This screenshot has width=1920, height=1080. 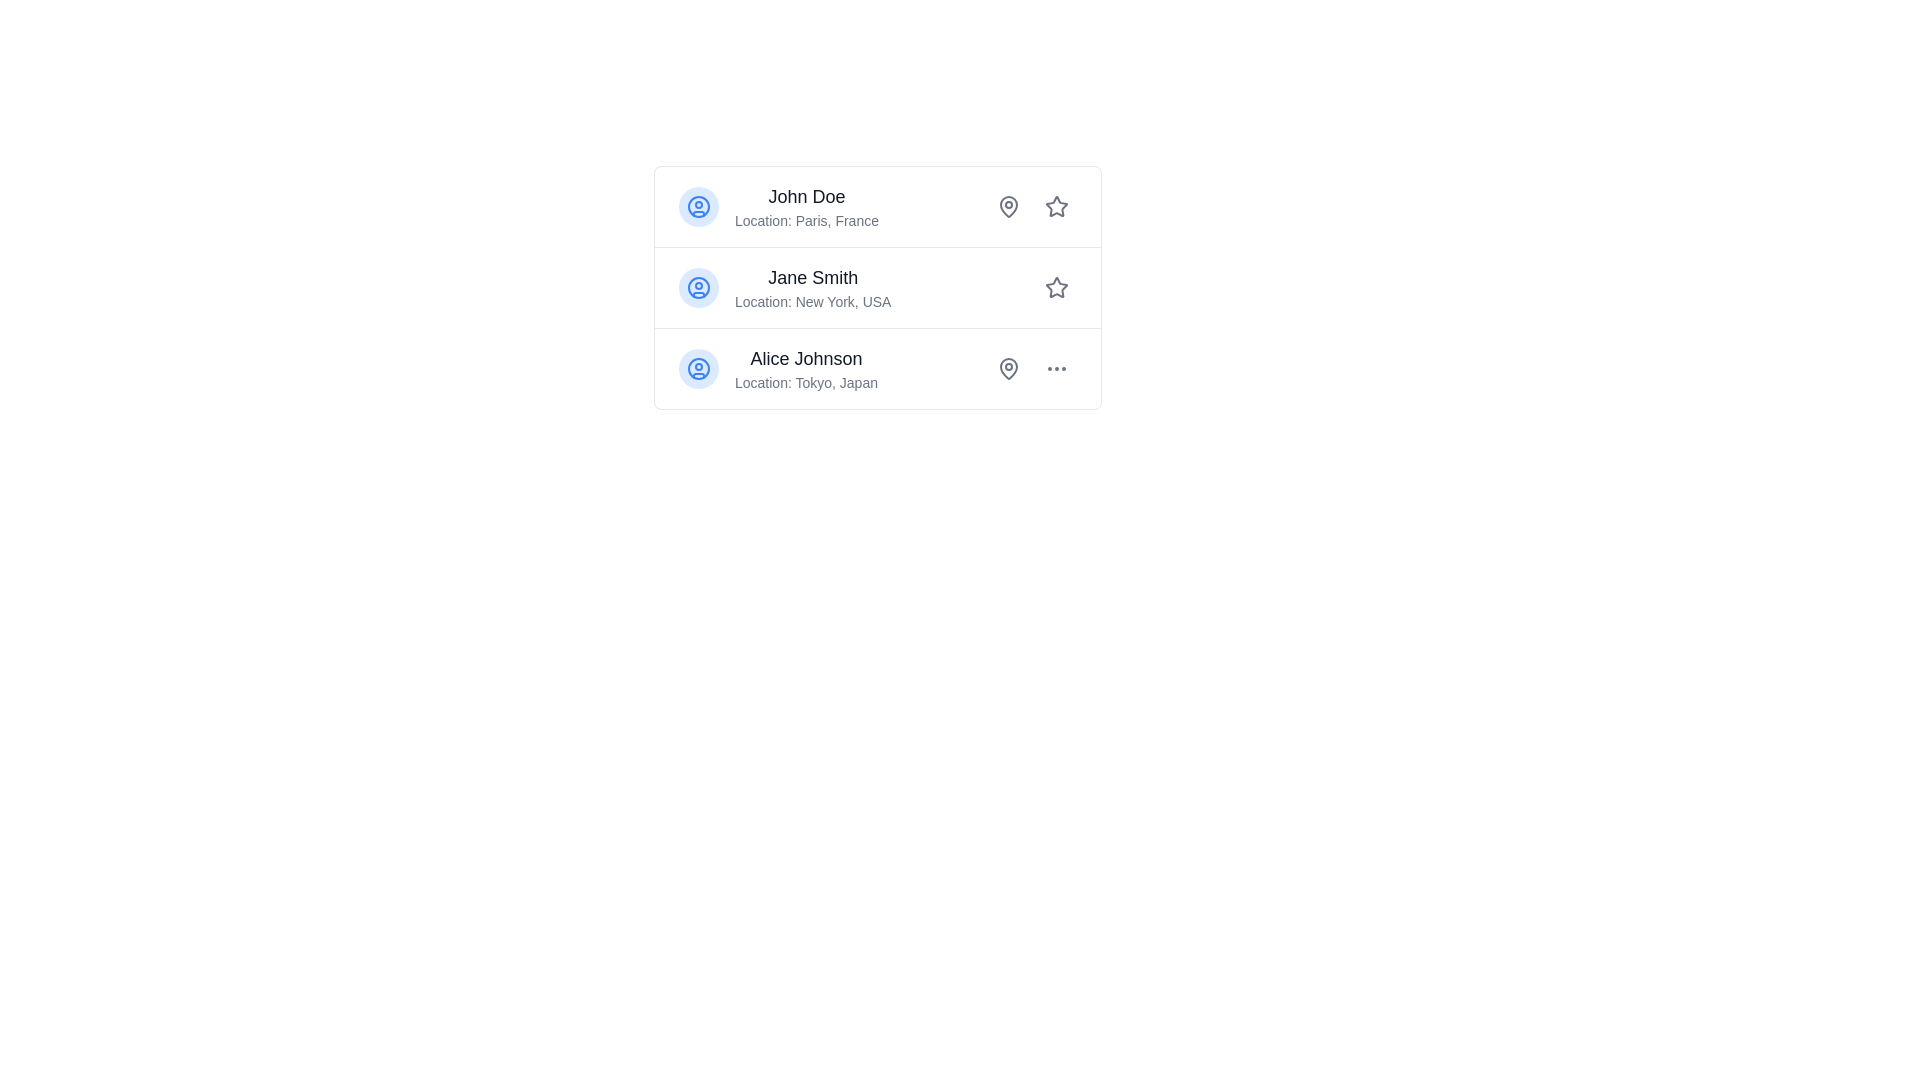 What do you see at coordinates (806, 196) in the screenshot?
I see `the static text label displaying the name 'John Doe', which is the first entry in the user list, to distinguish this user from others` at bounding box center [806, 196].